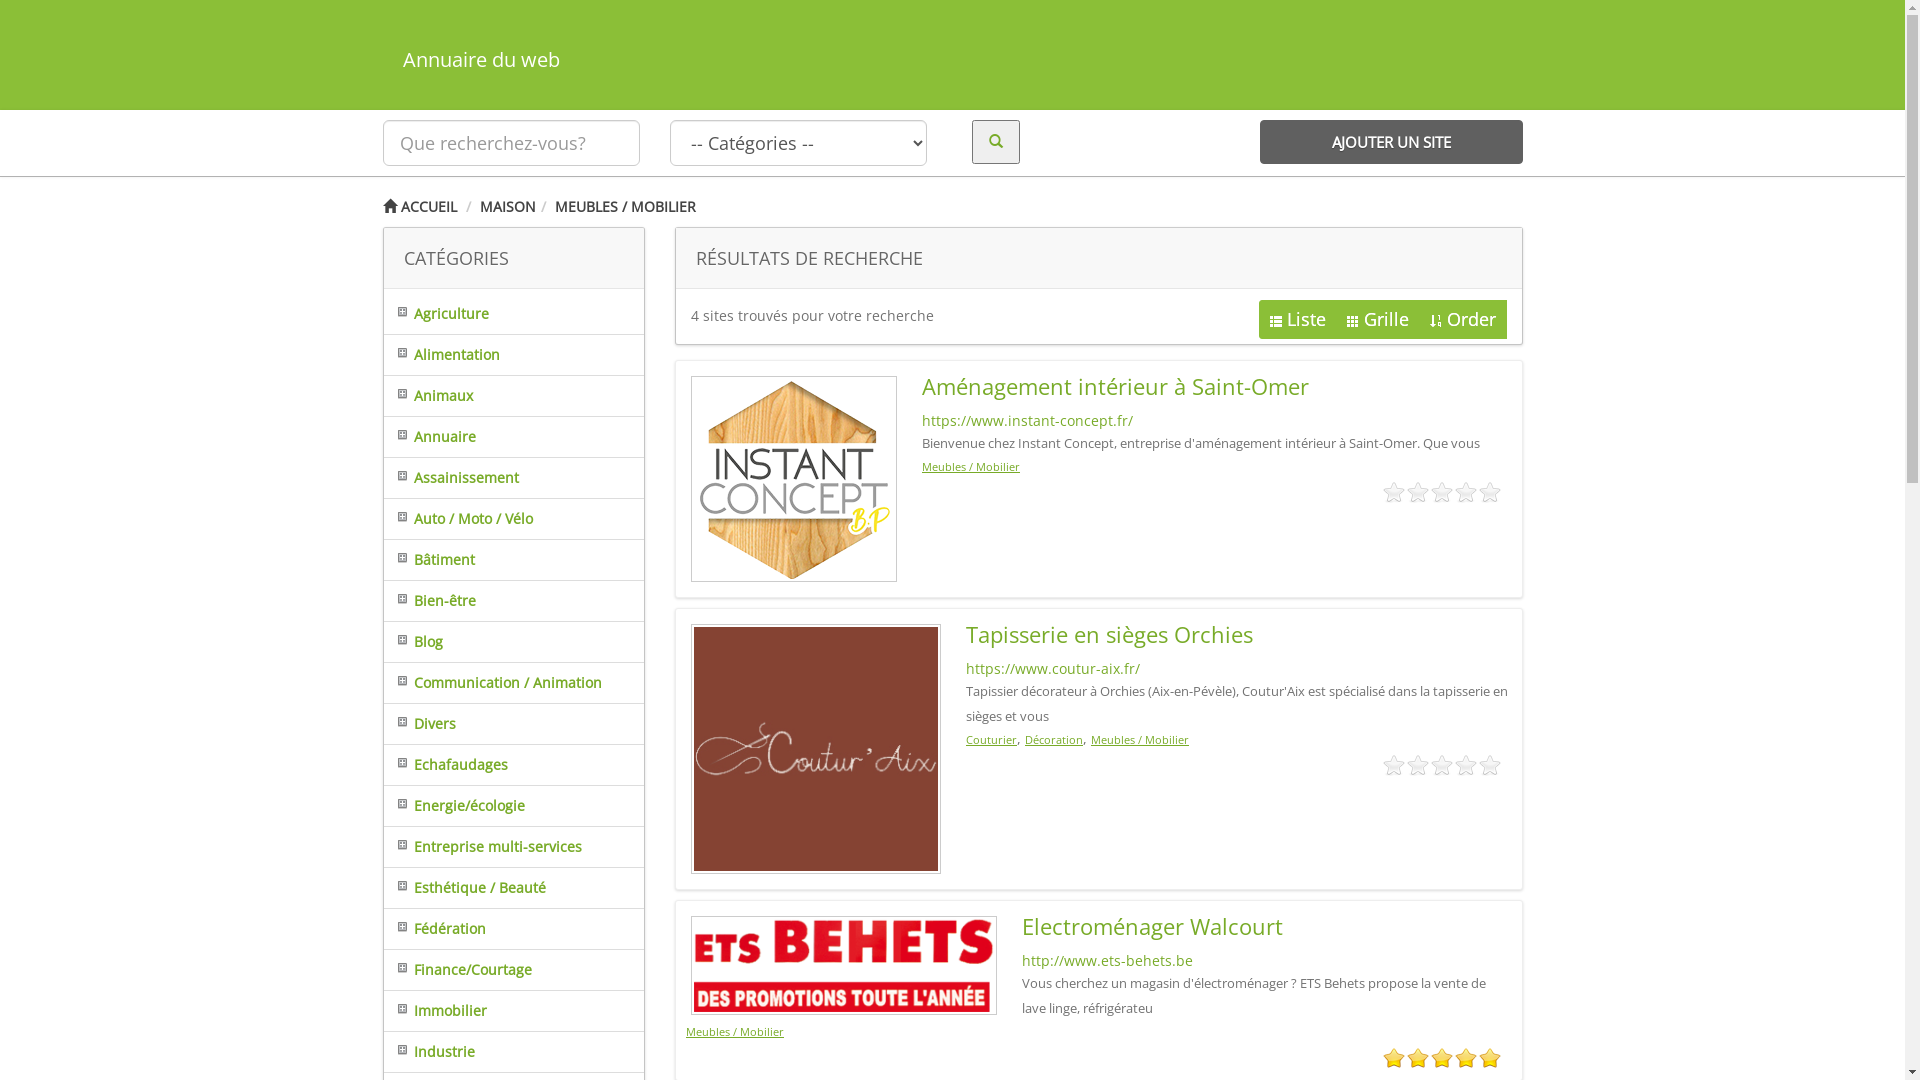  Describe the element at coordinates (1376, 318) in the screenshot. I see `'Grille'` at that location.